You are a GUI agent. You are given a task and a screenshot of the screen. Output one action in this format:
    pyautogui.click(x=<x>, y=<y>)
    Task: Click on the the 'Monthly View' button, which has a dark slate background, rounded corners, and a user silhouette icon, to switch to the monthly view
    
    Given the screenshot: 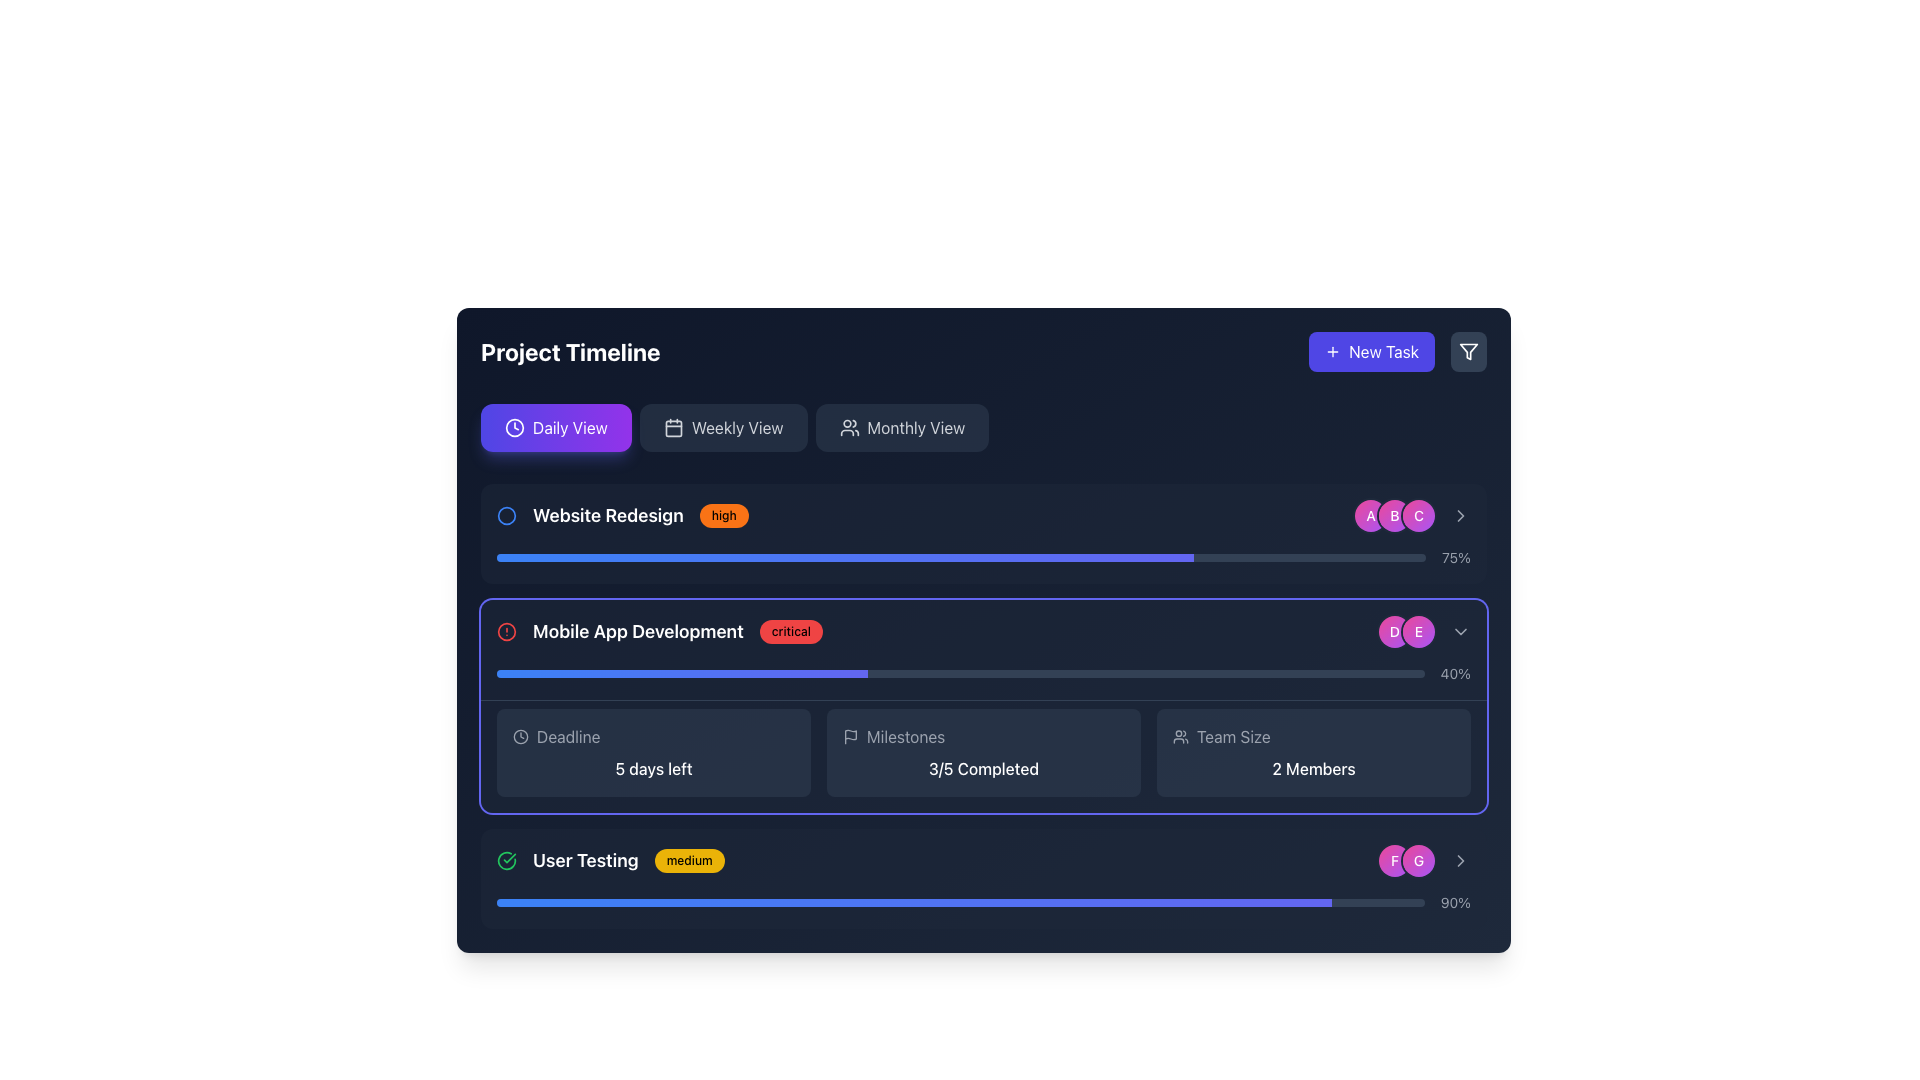 What is the action you would take?
    pyautogui.click(x=901, y=427)
    